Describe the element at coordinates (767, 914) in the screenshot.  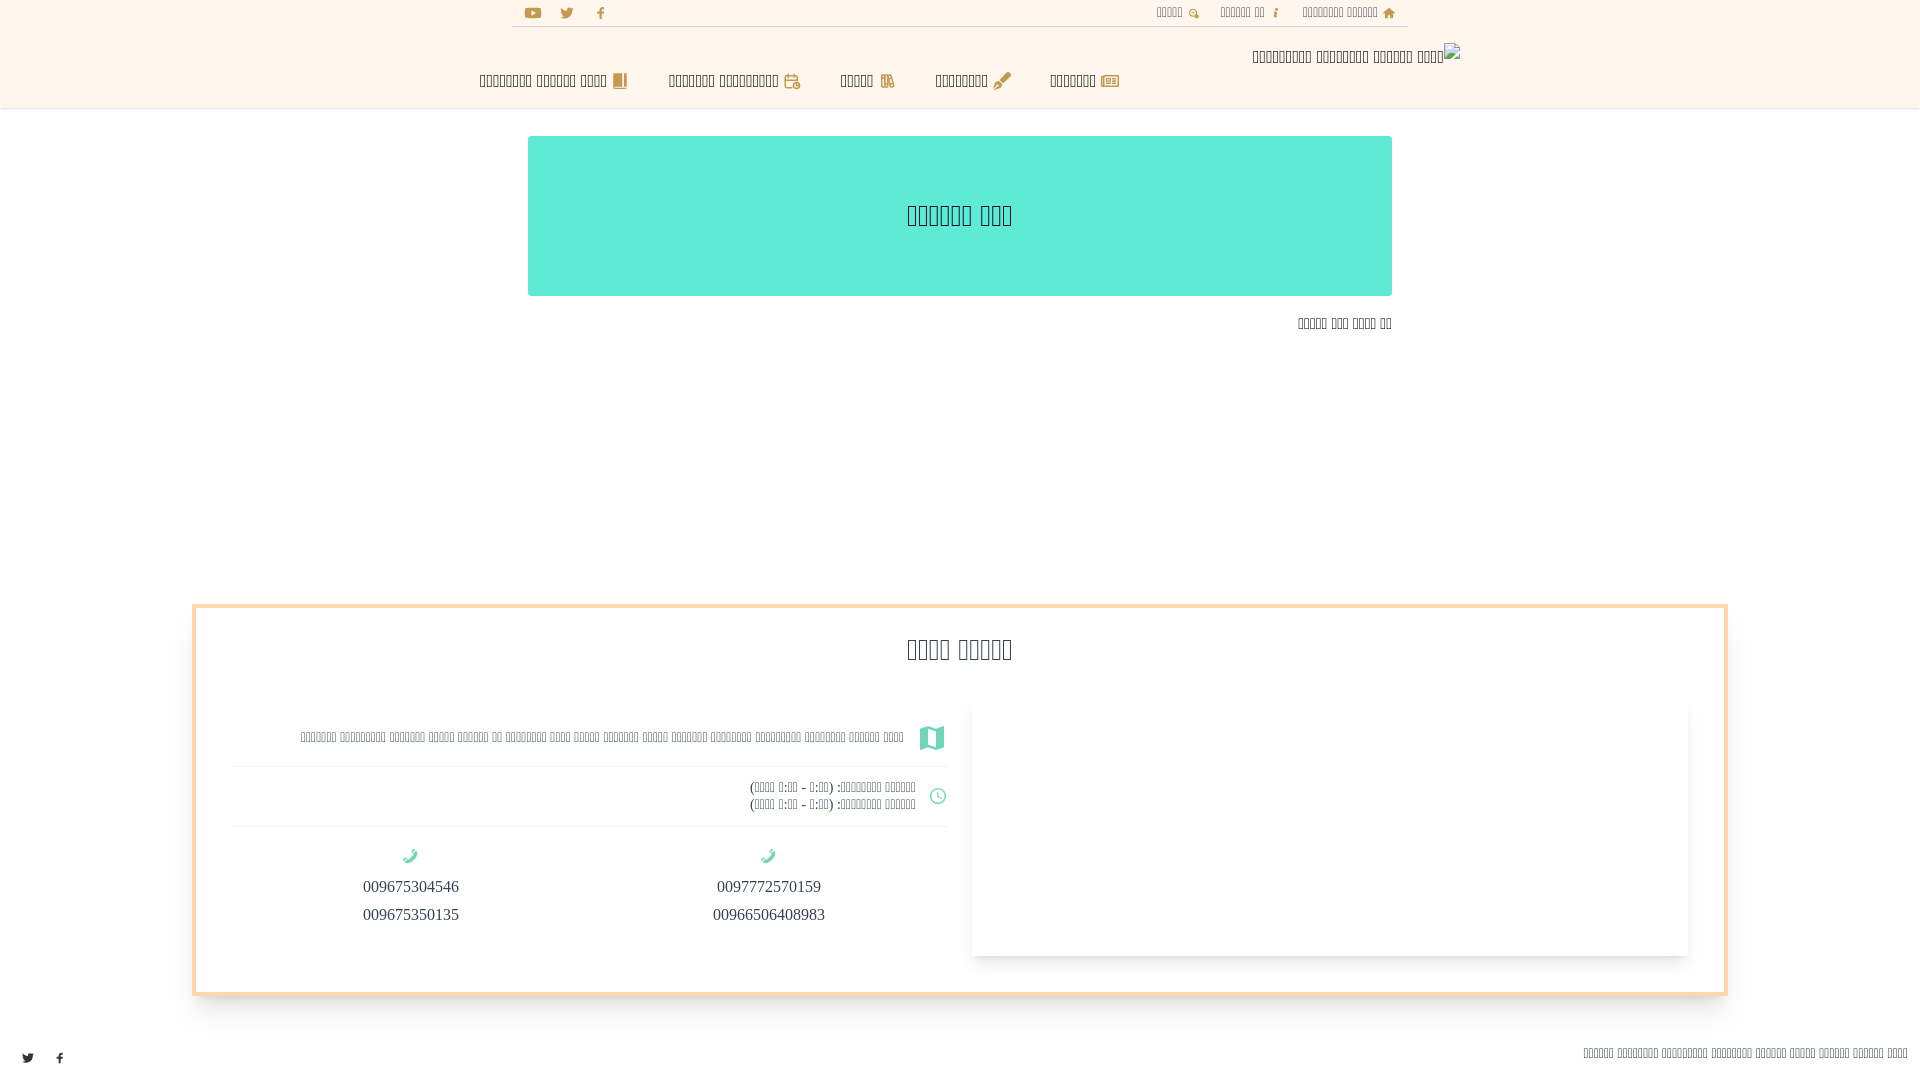
I see `'00966506408983'` at that location.